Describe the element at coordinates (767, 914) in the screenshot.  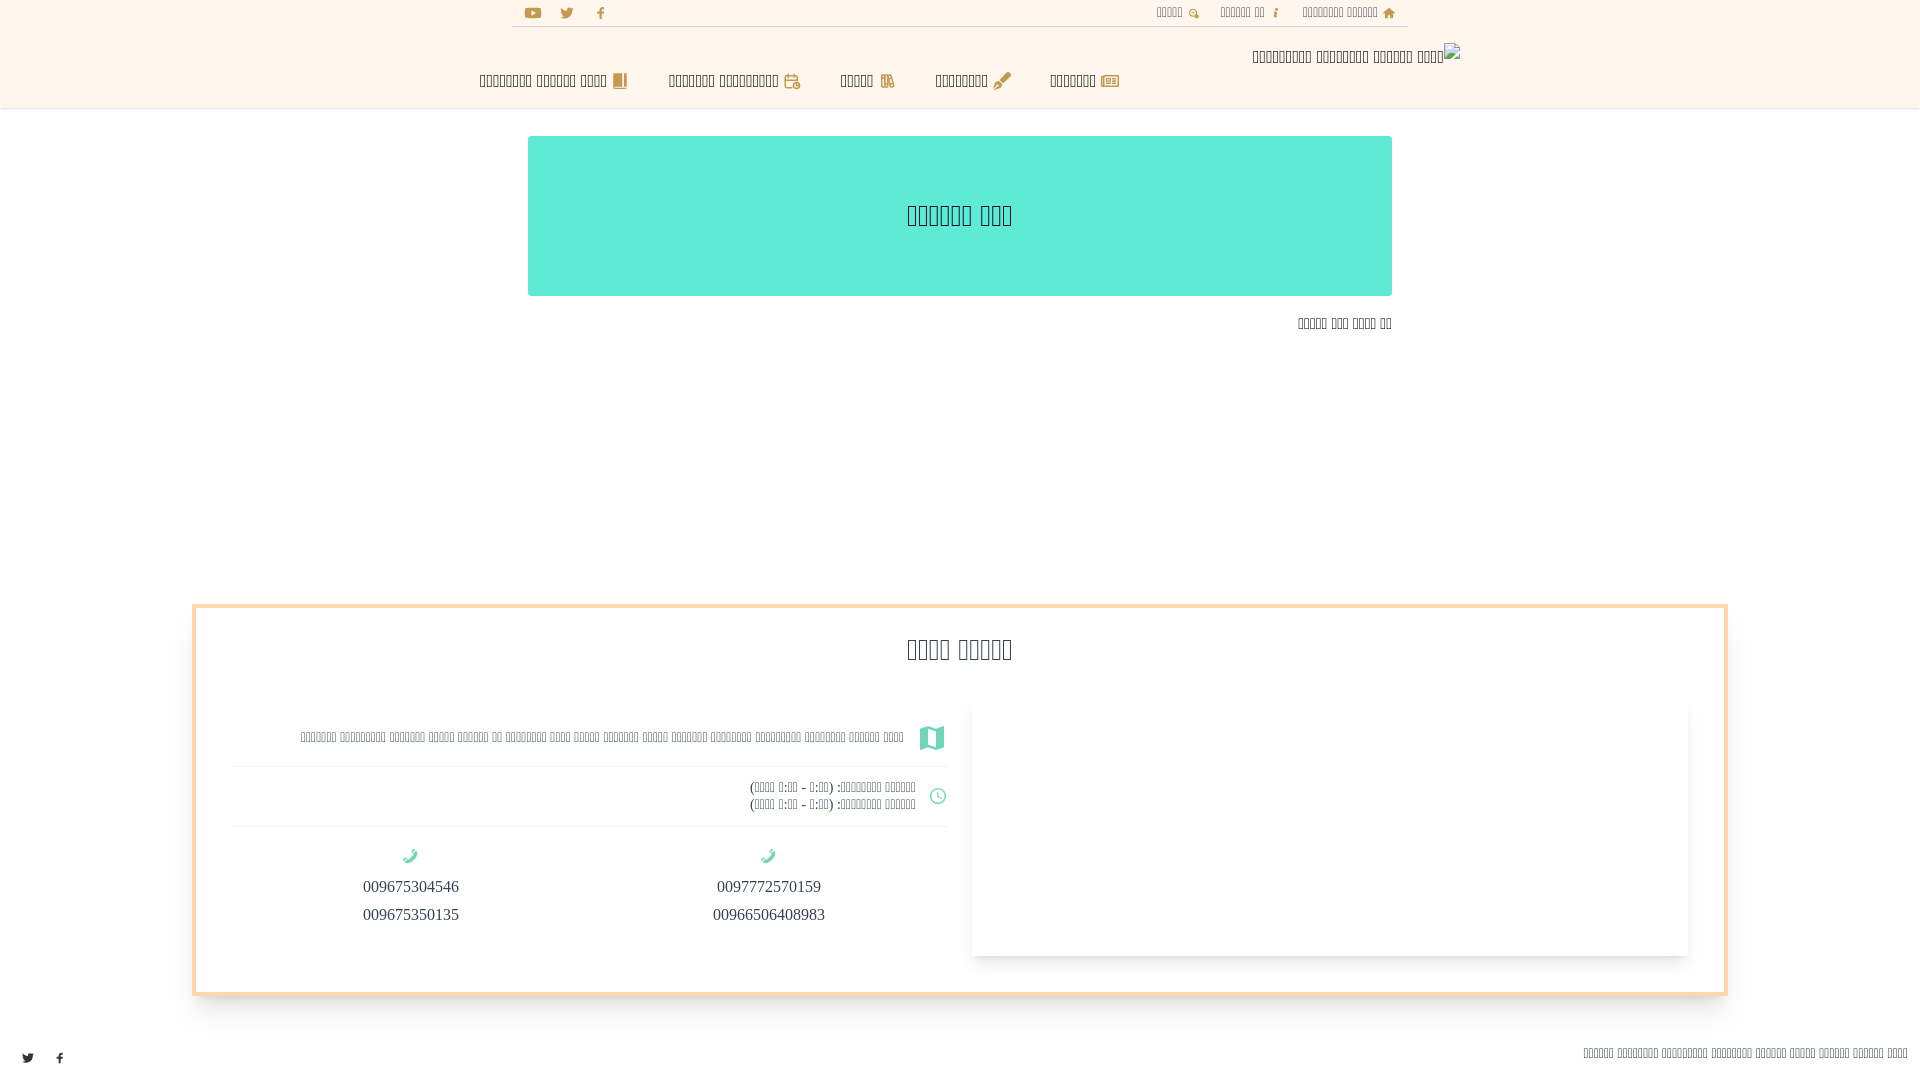
I see `'00966506408983'` at that location.